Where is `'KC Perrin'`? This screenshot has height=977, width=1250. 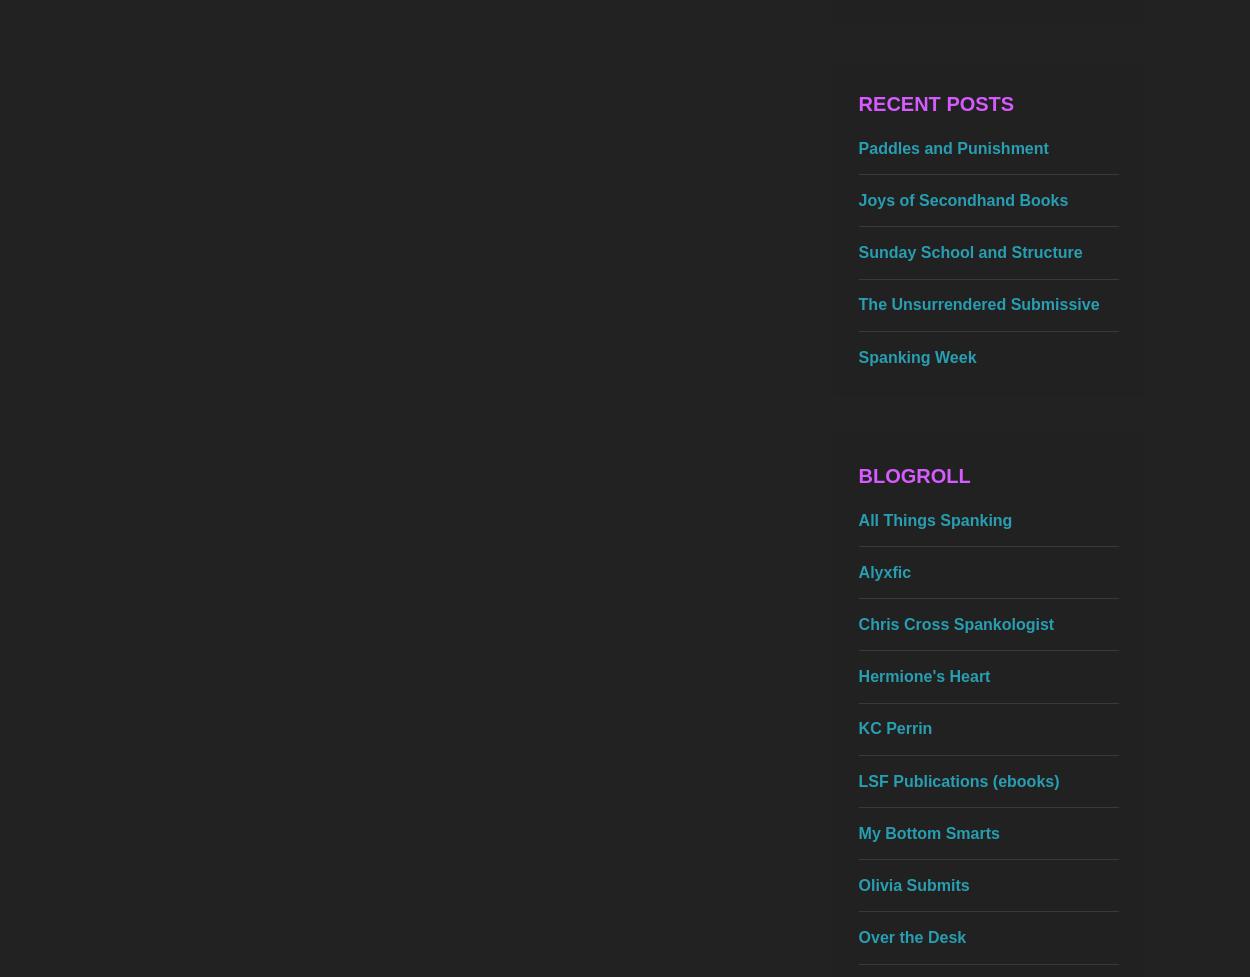 'KC Perrin' is located at coordinates (895, 728).